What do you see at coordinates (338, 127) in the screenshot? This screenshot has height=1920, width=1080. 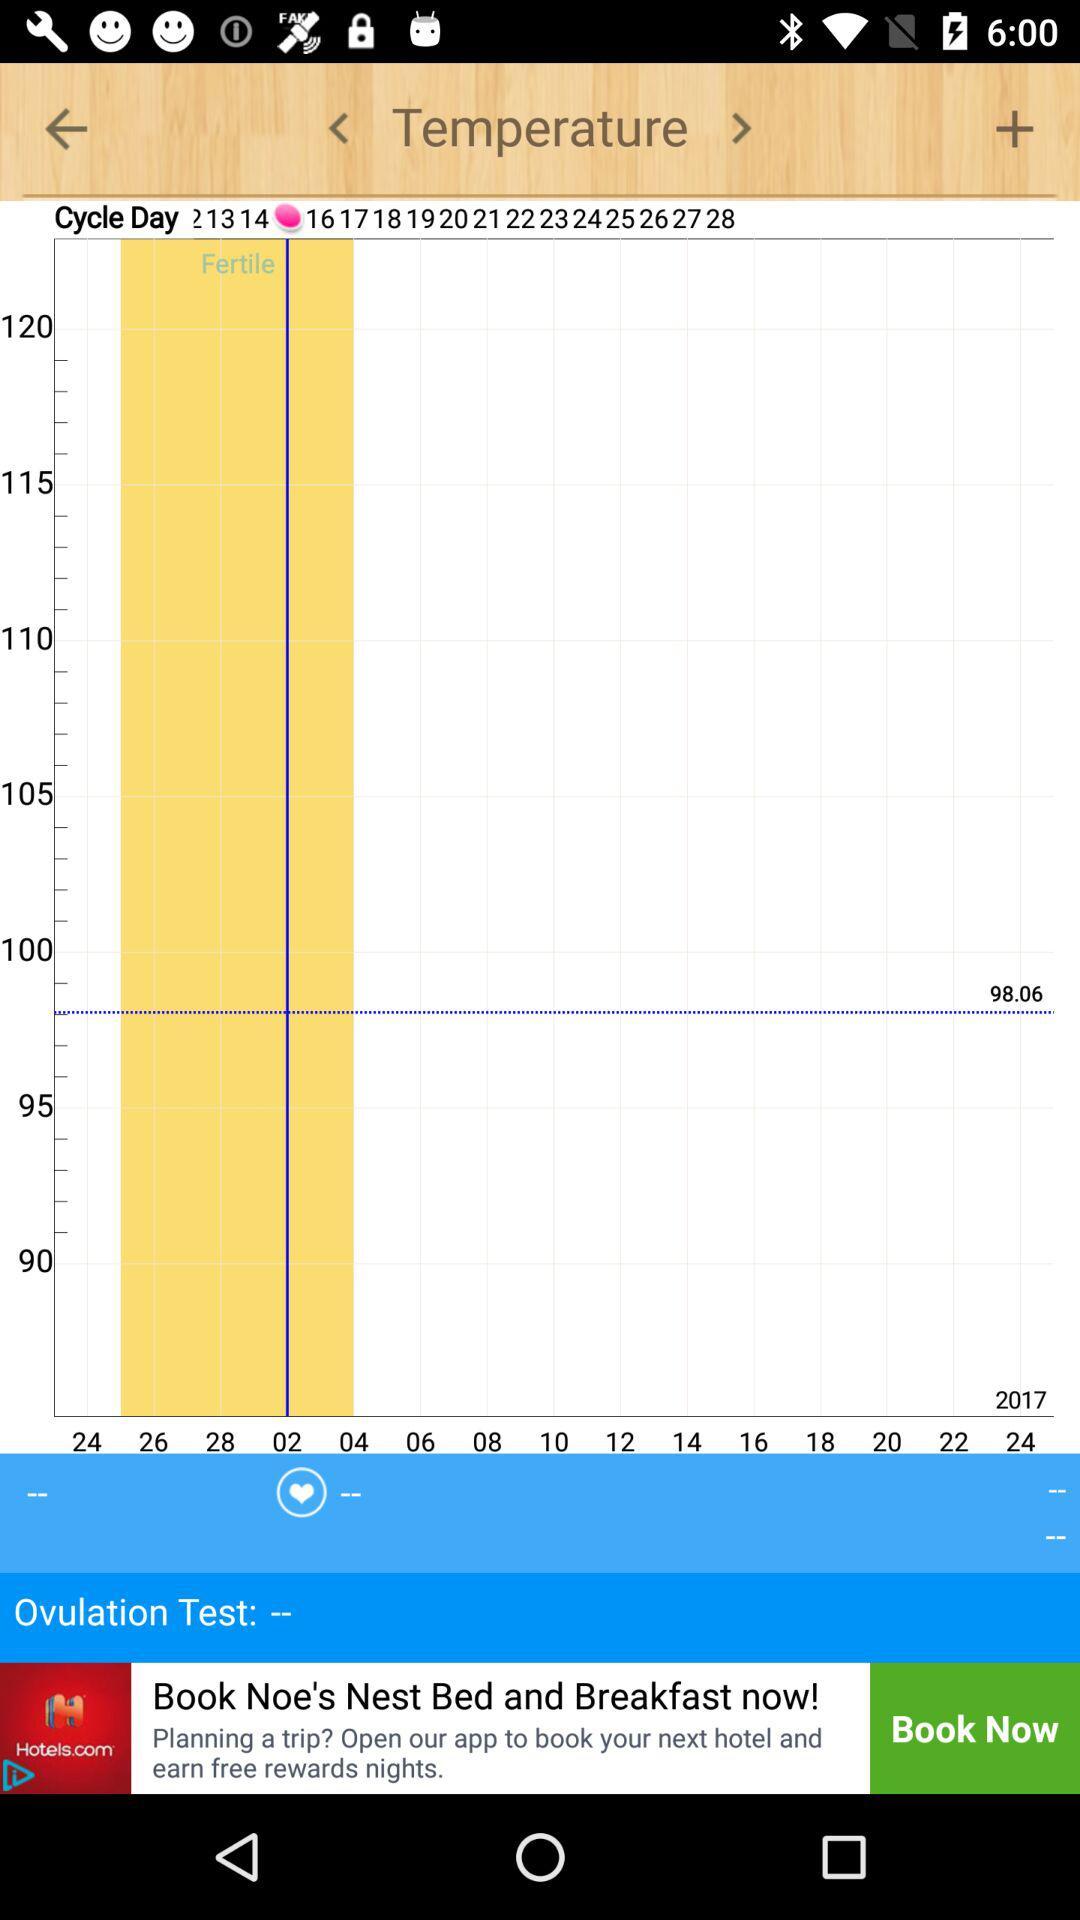 I see `because back devicer` at bounding box center [338, 127].